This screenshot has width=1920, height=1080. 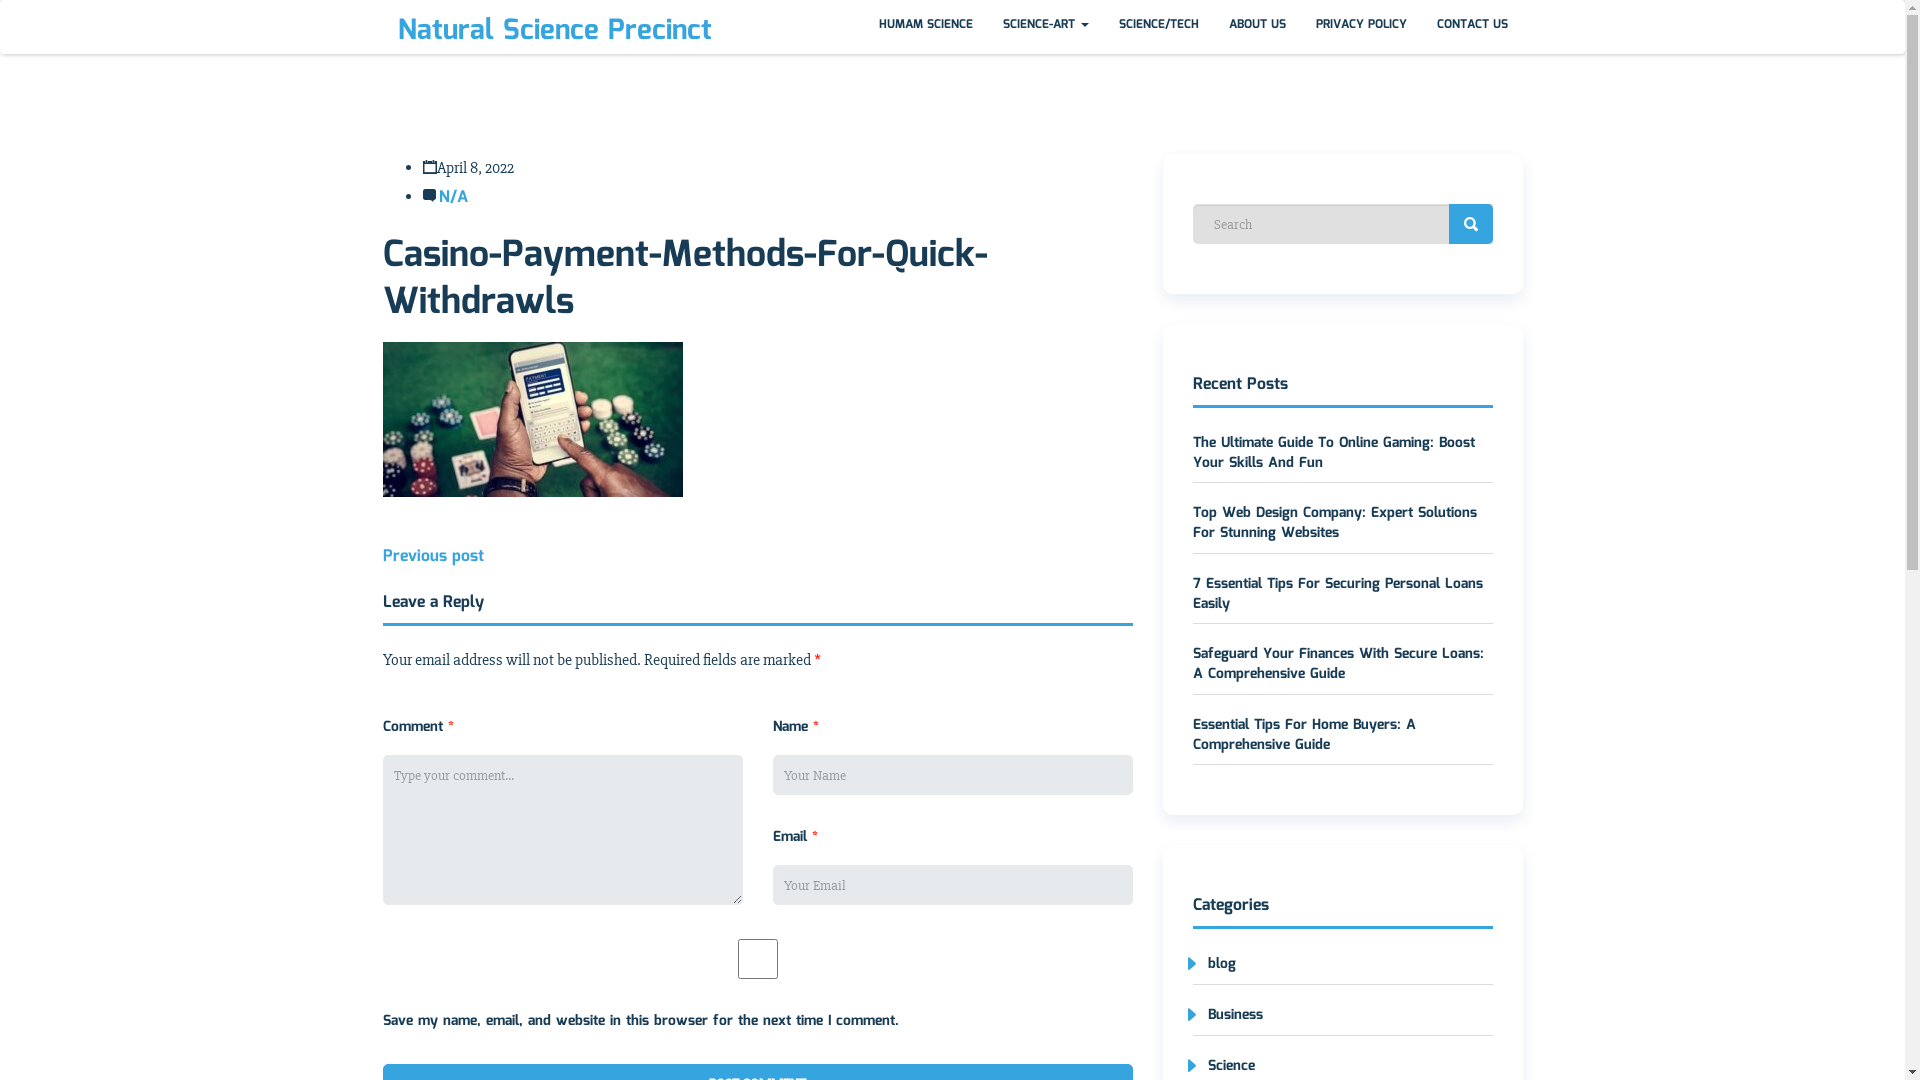 I want to click on 'Previous post', so click(x=431, y=556).